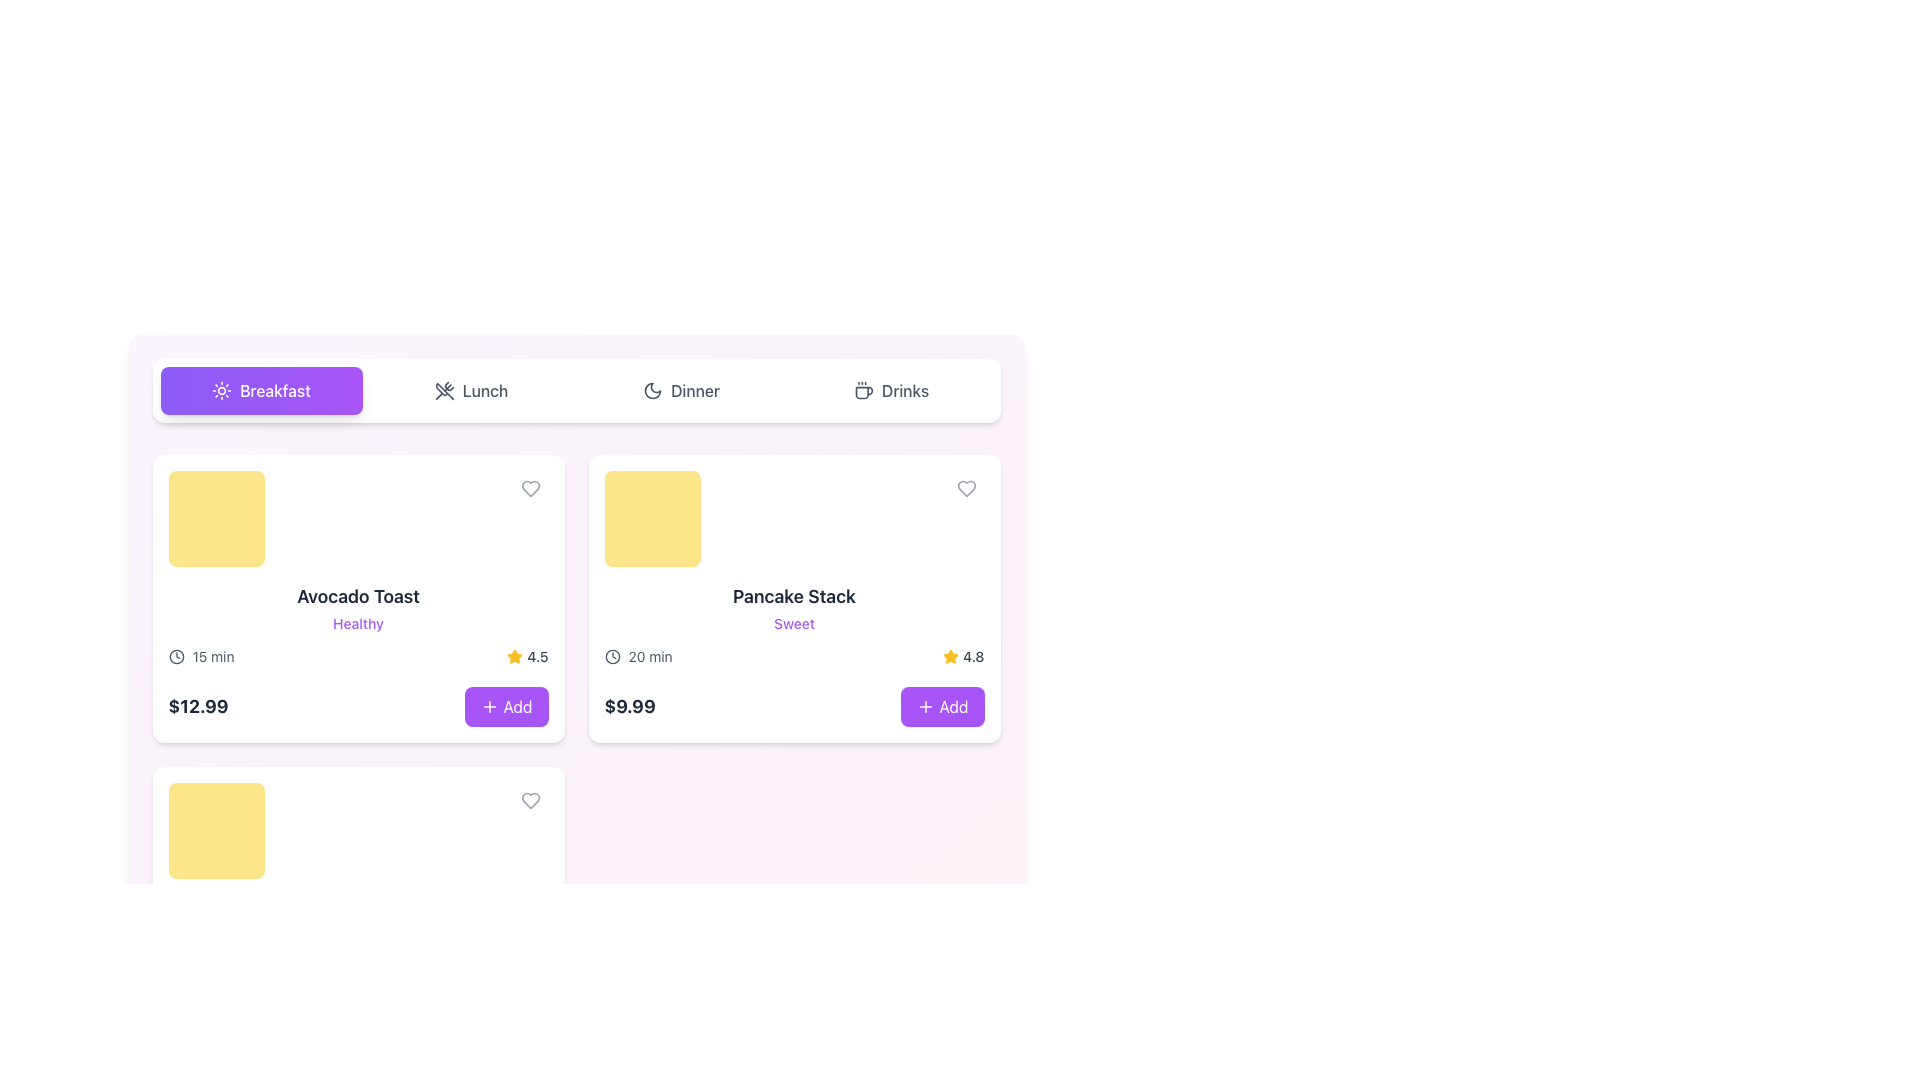 This screenshot has height=1080, width=1920. I want to click on the decorative non-interactive visual block located at the top left of the card displaying information about 'Pancake Stack', so click(652, 518).